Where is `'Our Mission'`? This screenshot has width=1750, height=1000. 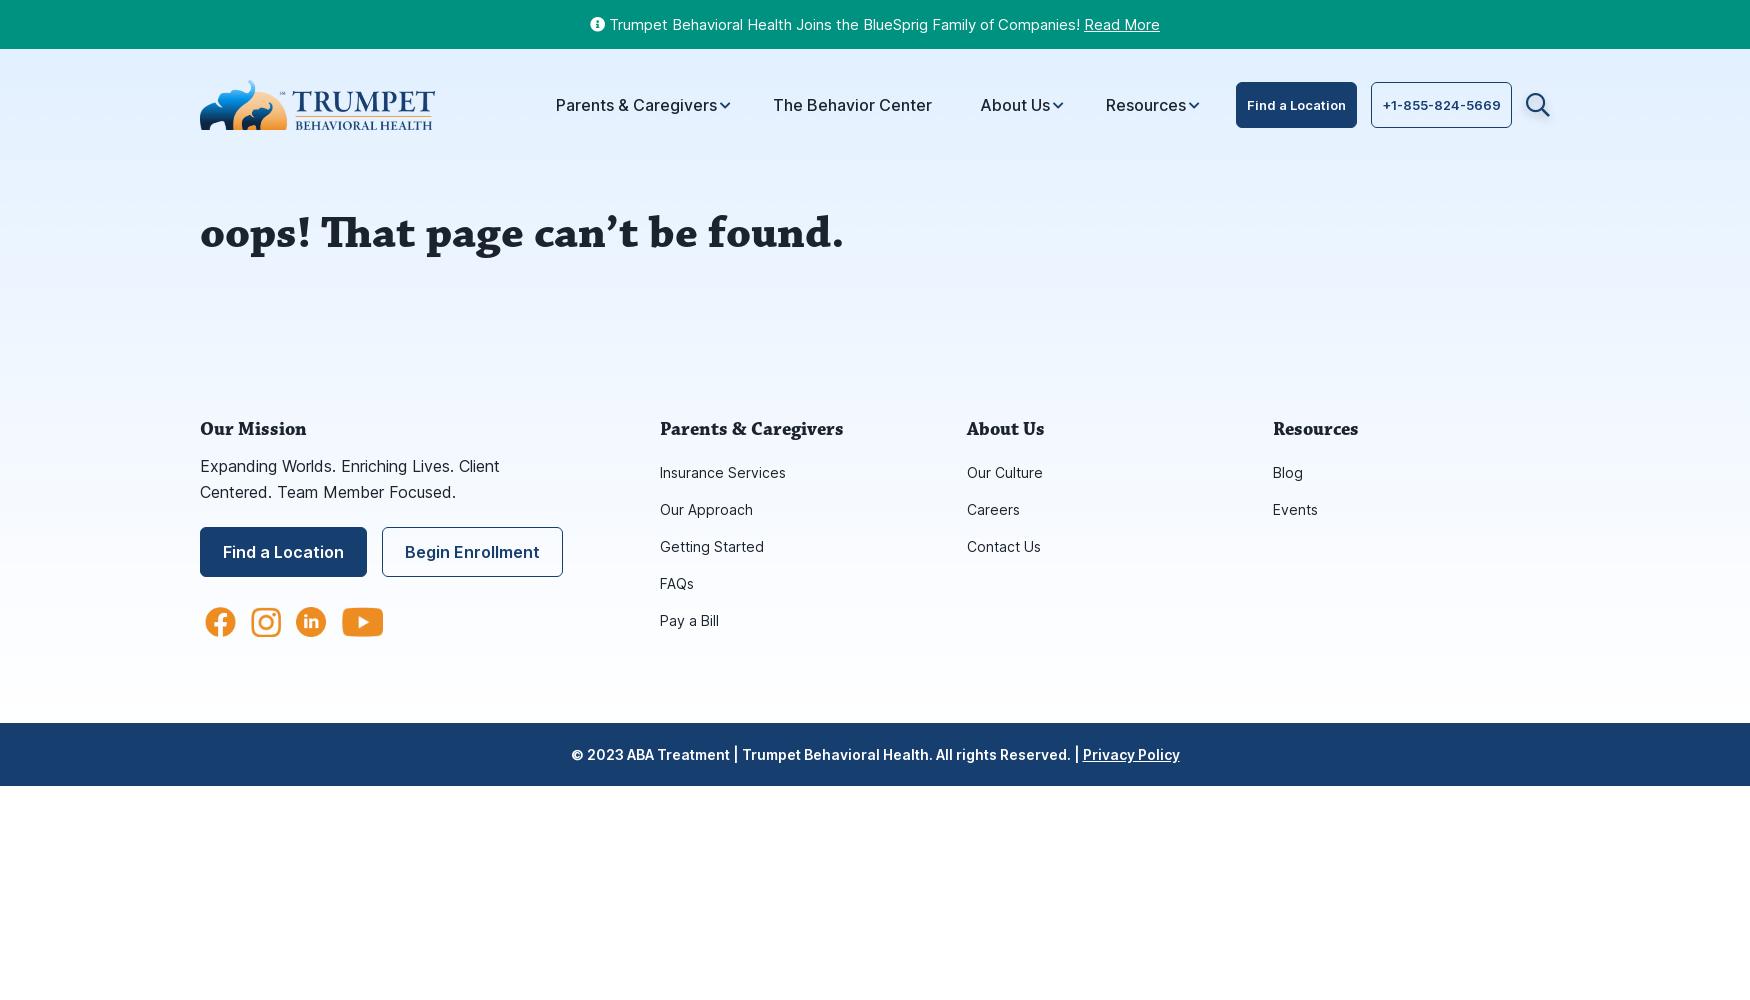
'Our Mission' is located at coordinates (252, 429).